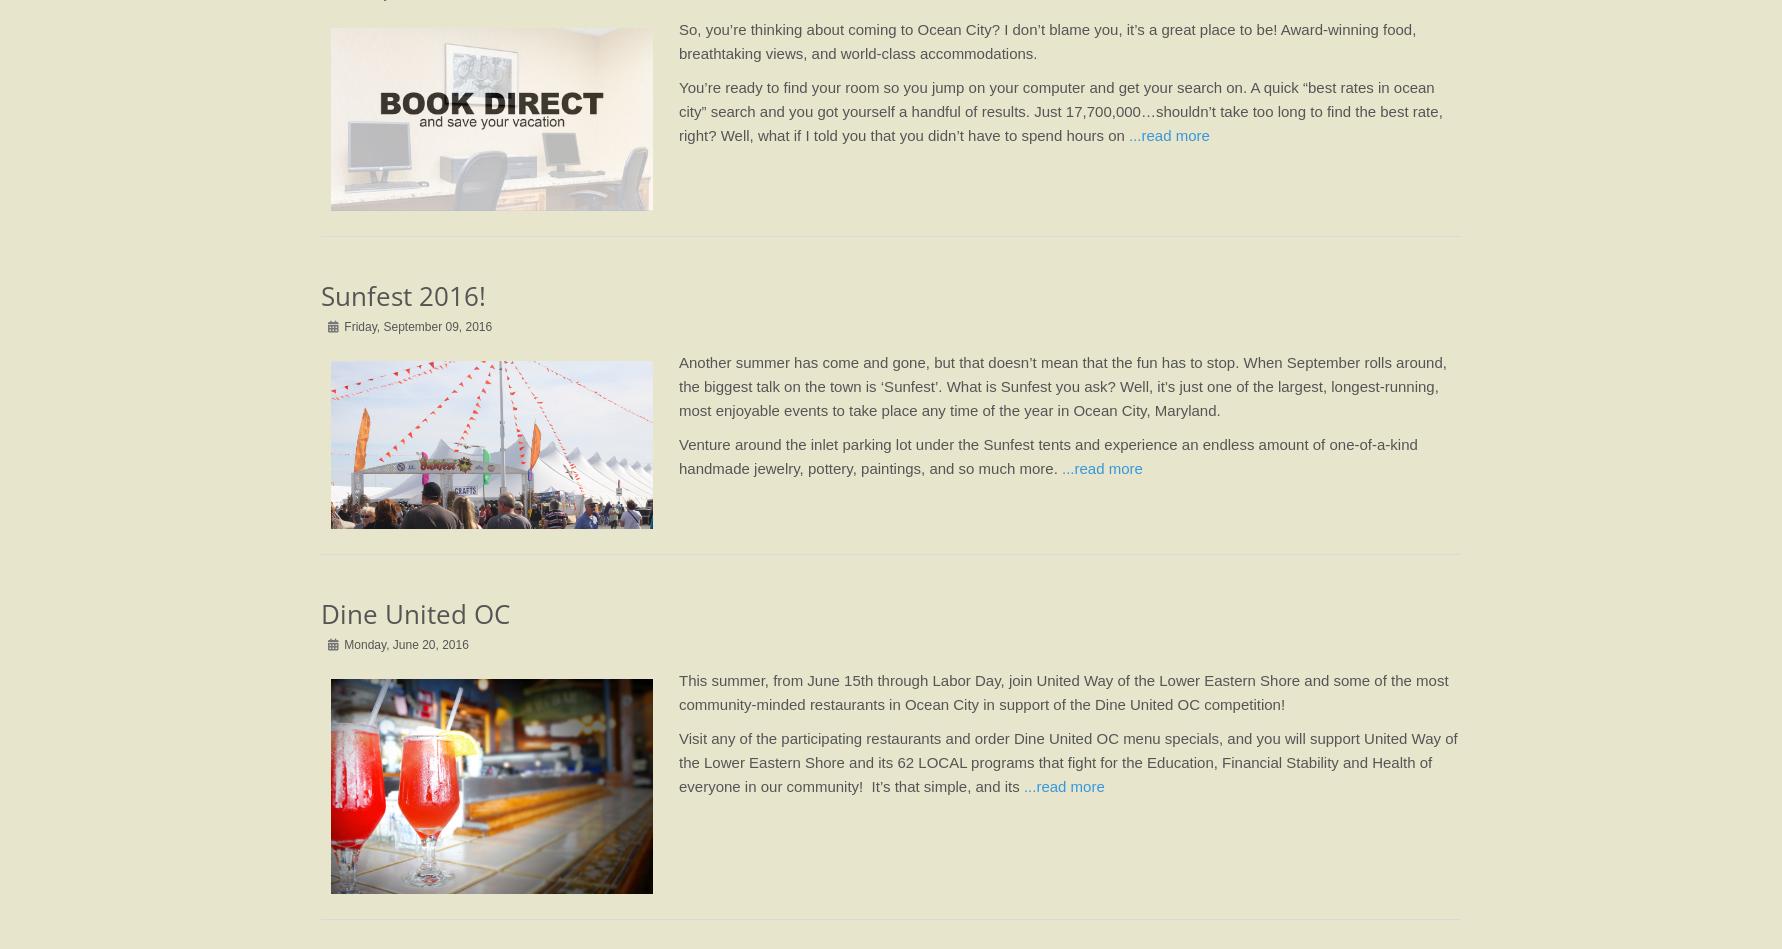 Image resolution: width=1782 pixels, height=949 pixels. I want to click on 'This summer, from June 15th through Labor Day, join United Way of the Lower Eastern Shore and some of the most community-minded restaurants in Ocean City in support of the Dine United OC competition!', so click(1062, 692).